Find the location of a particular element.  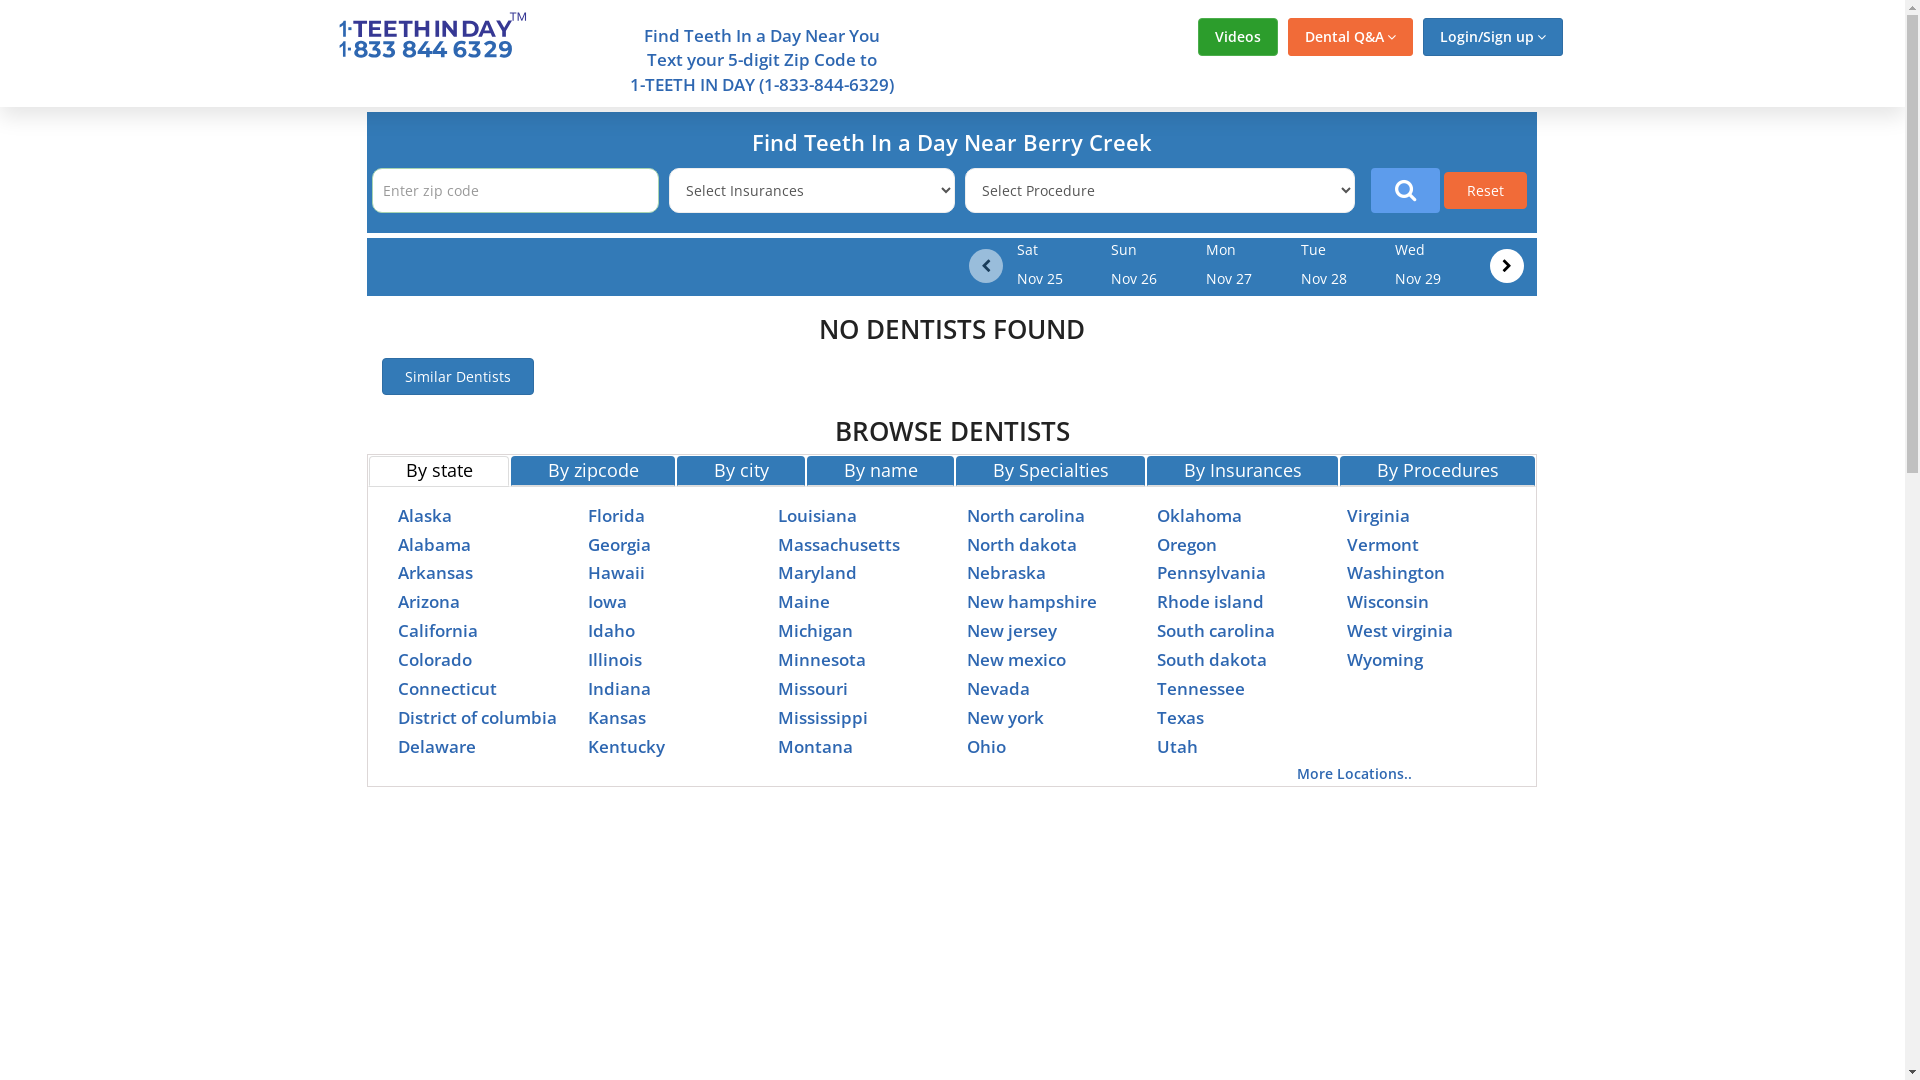

'Ohio' is located at coordinates (986, 746).